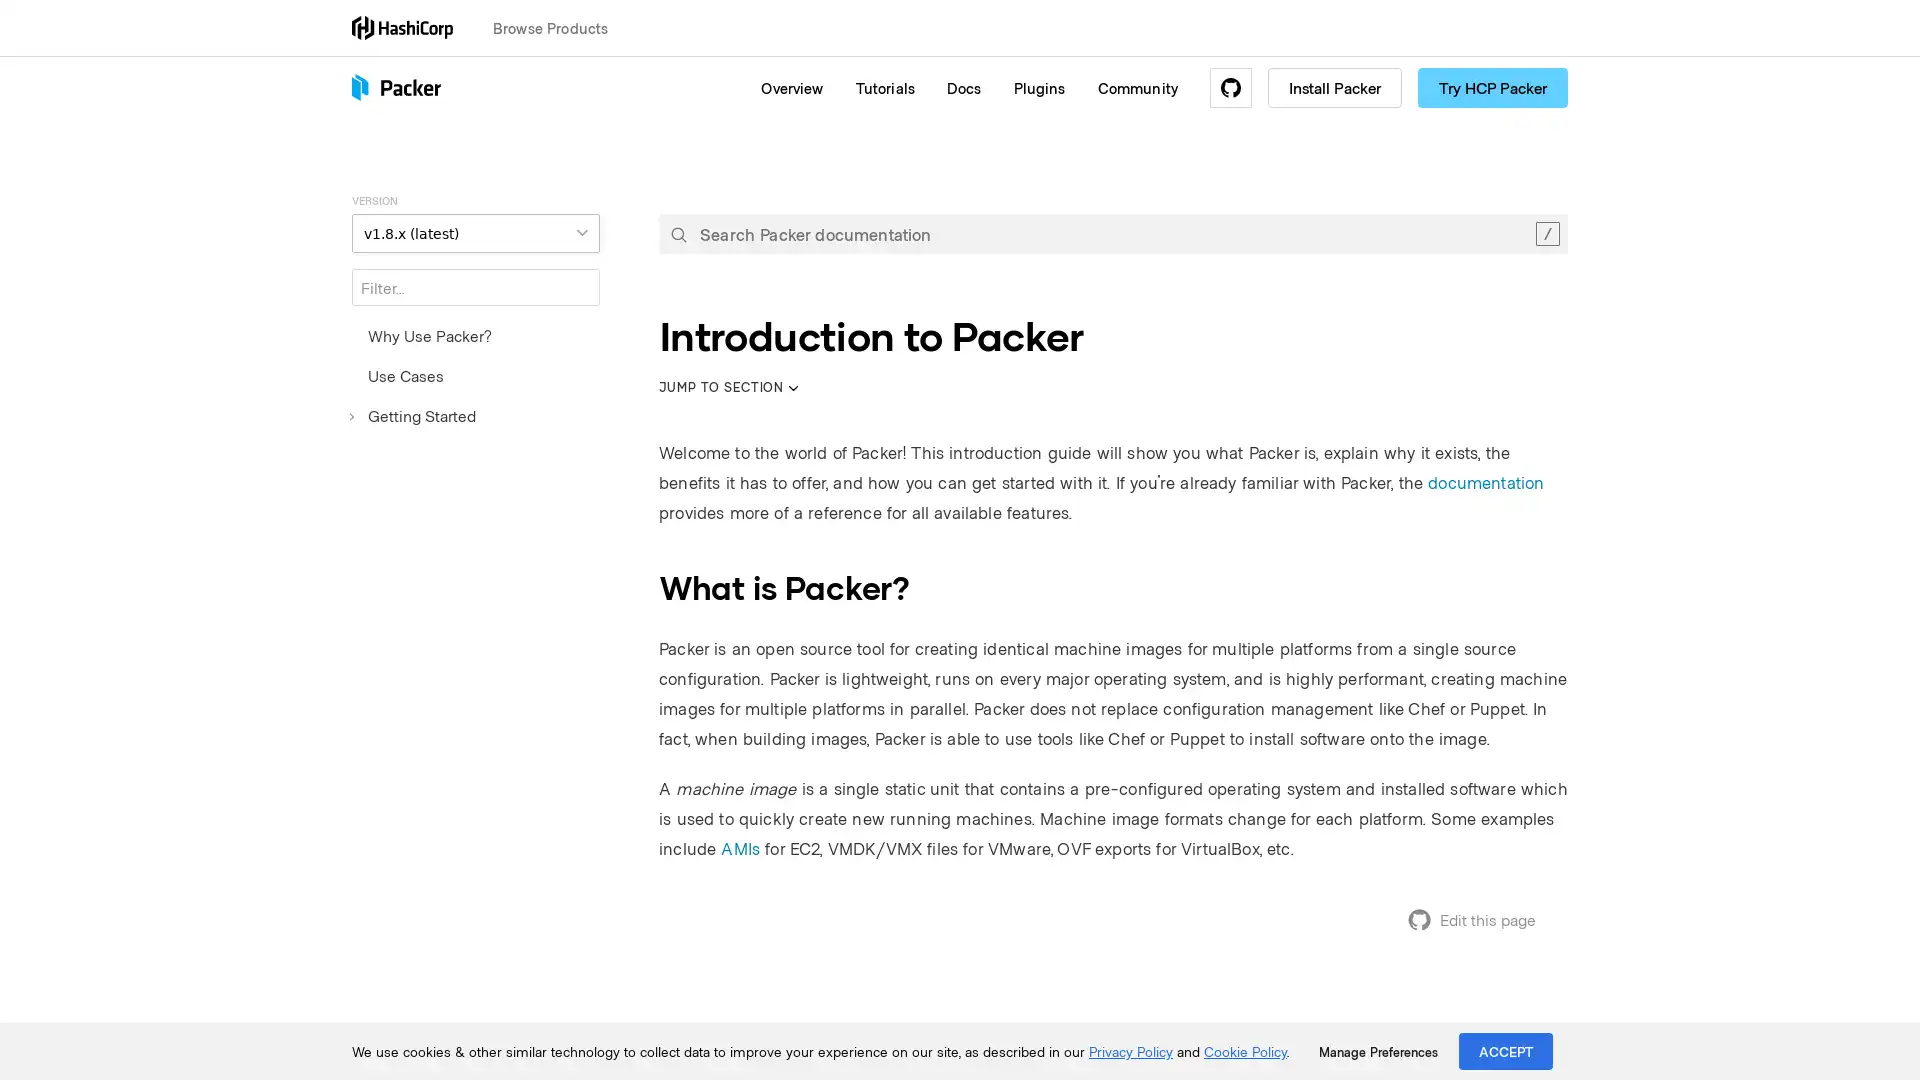 This screenshot has height=1080, width=1920. What do you see at coordinates (412, 415) in the screenshot?
I see `Getting Started` at bounding box center [412, 415].